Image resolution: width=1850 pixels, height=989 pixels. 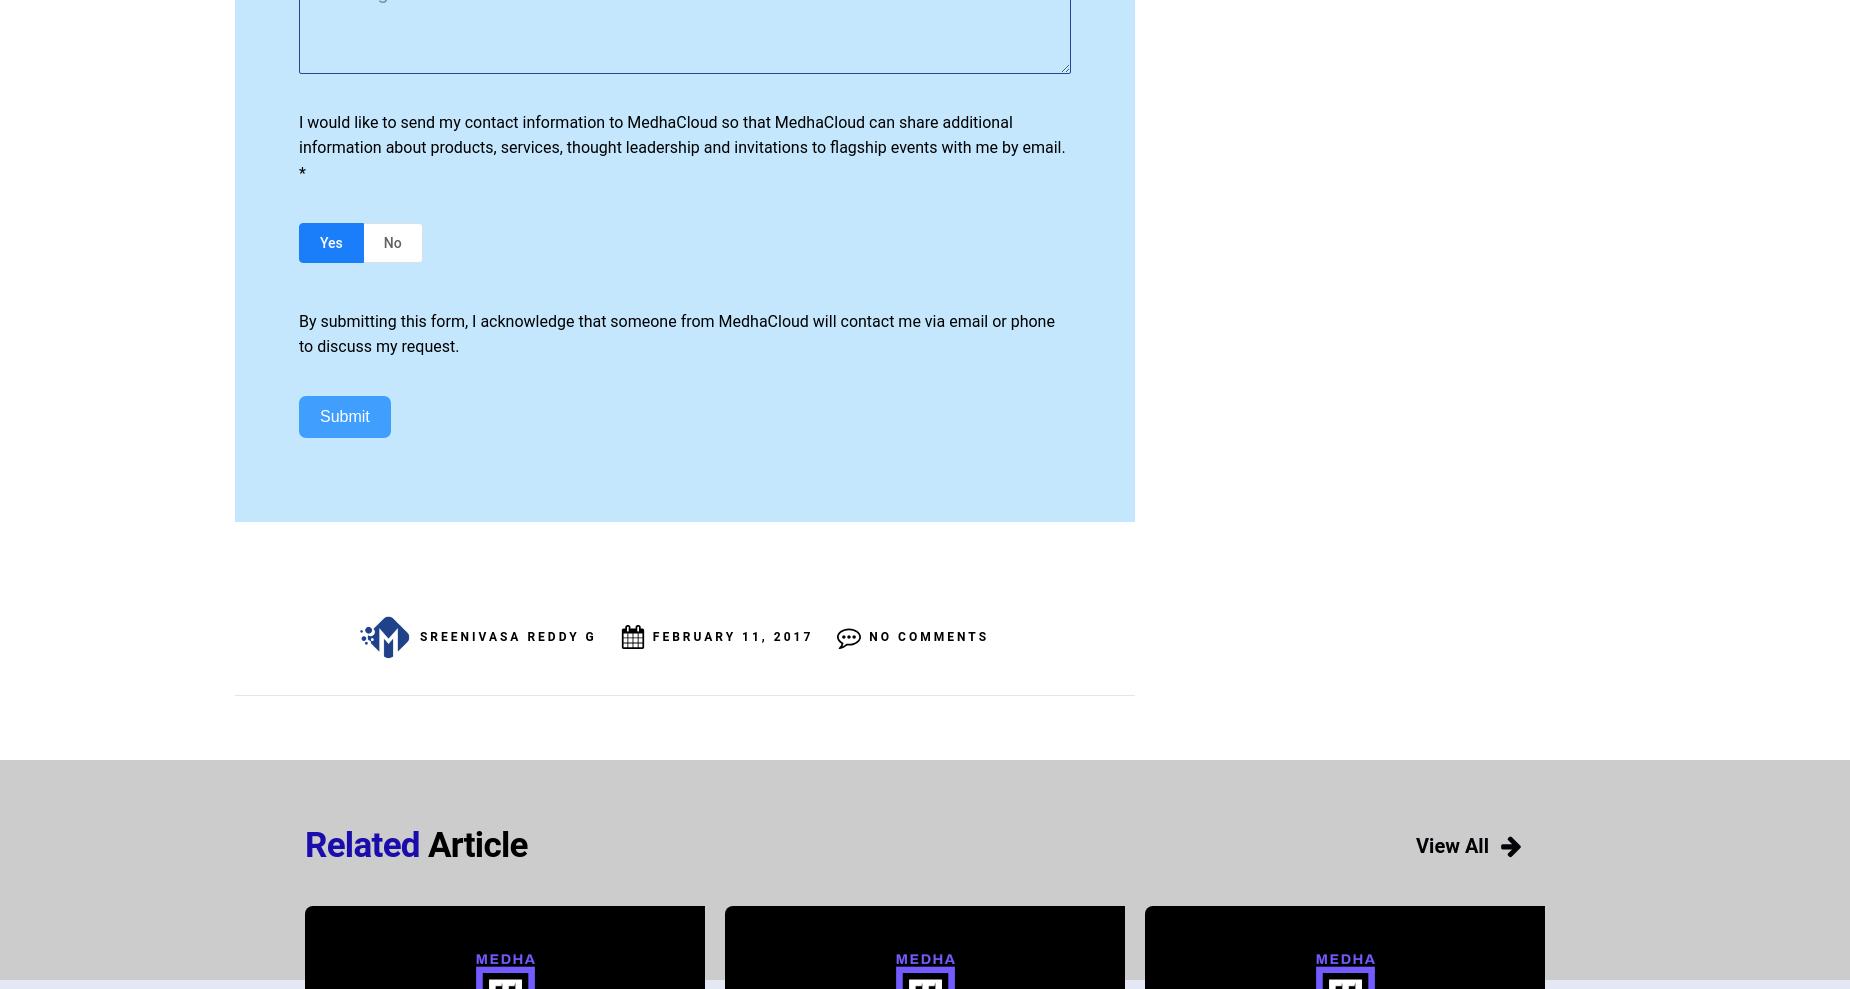 I want to click on 'No', so click(x=391, y=241).